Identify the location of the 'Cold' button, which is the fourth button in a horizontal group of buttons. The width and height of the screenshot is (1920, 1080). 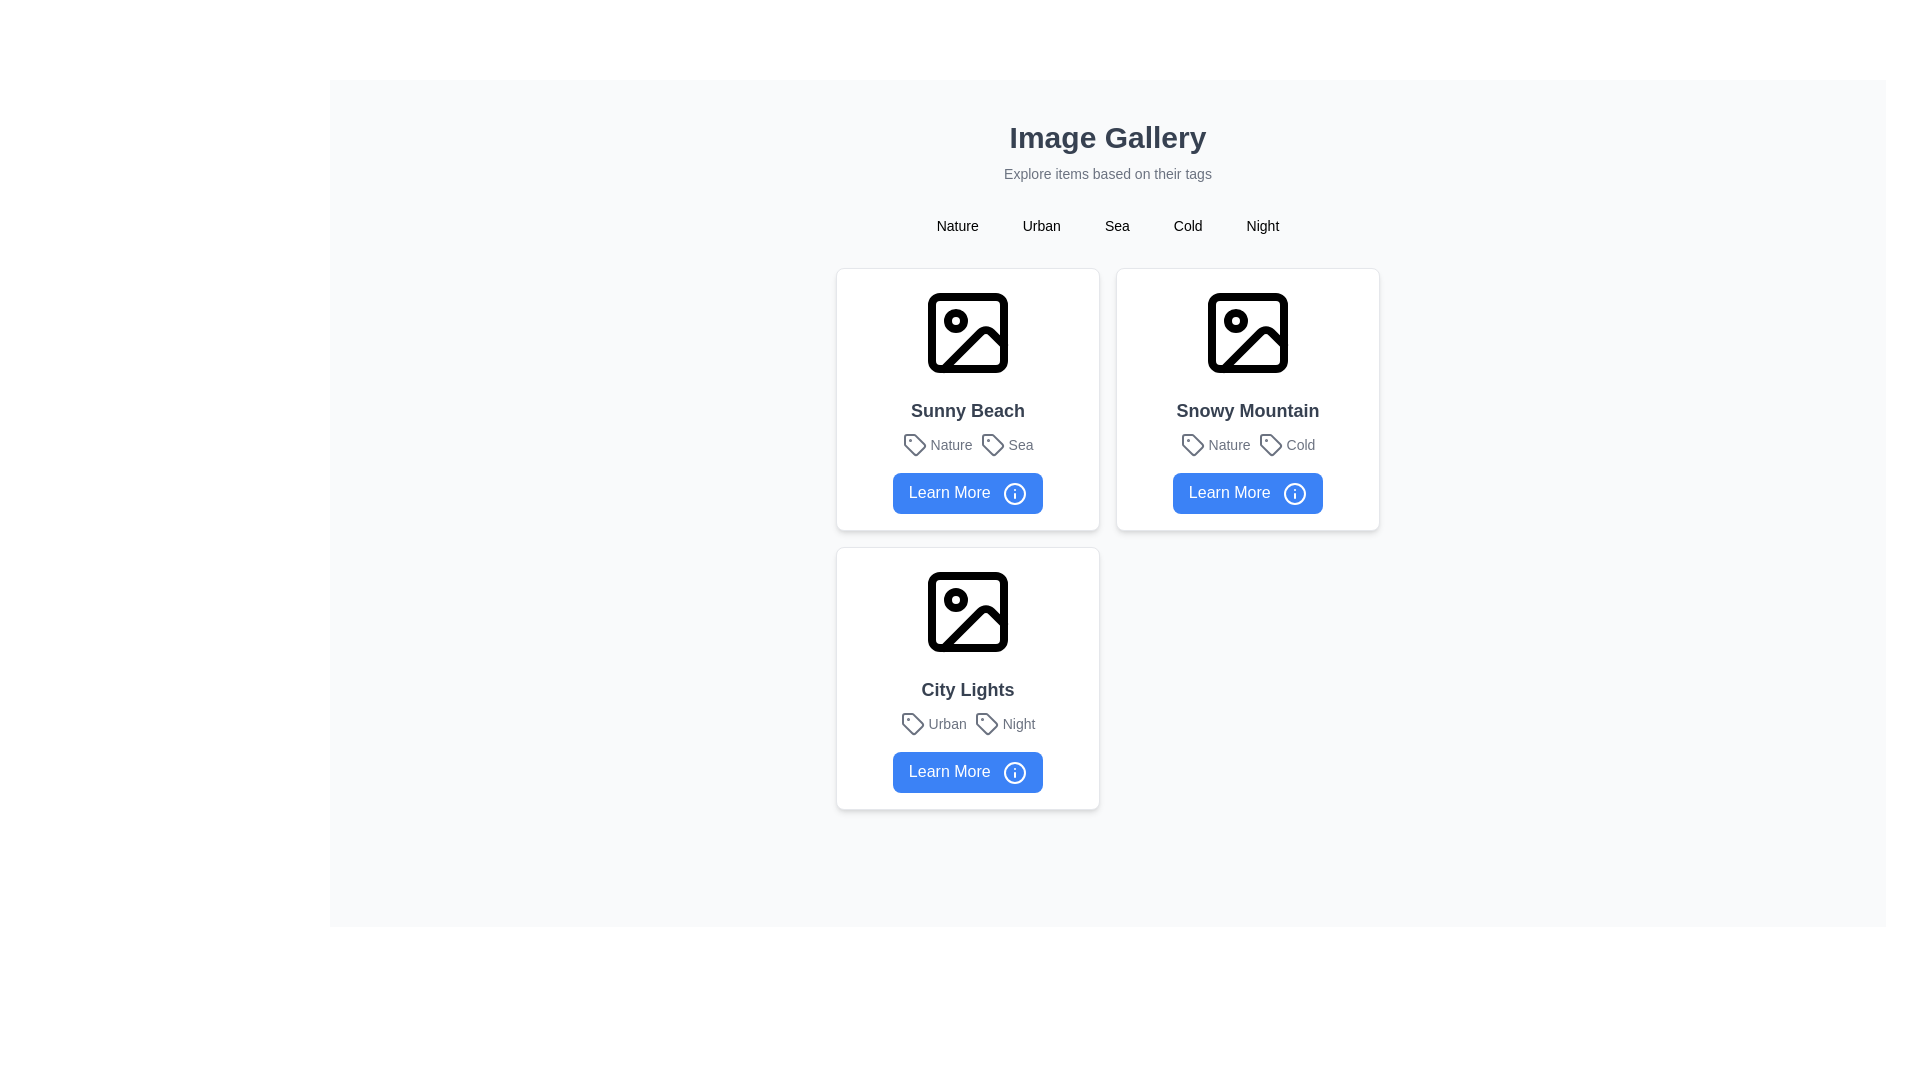
(1188, 225).